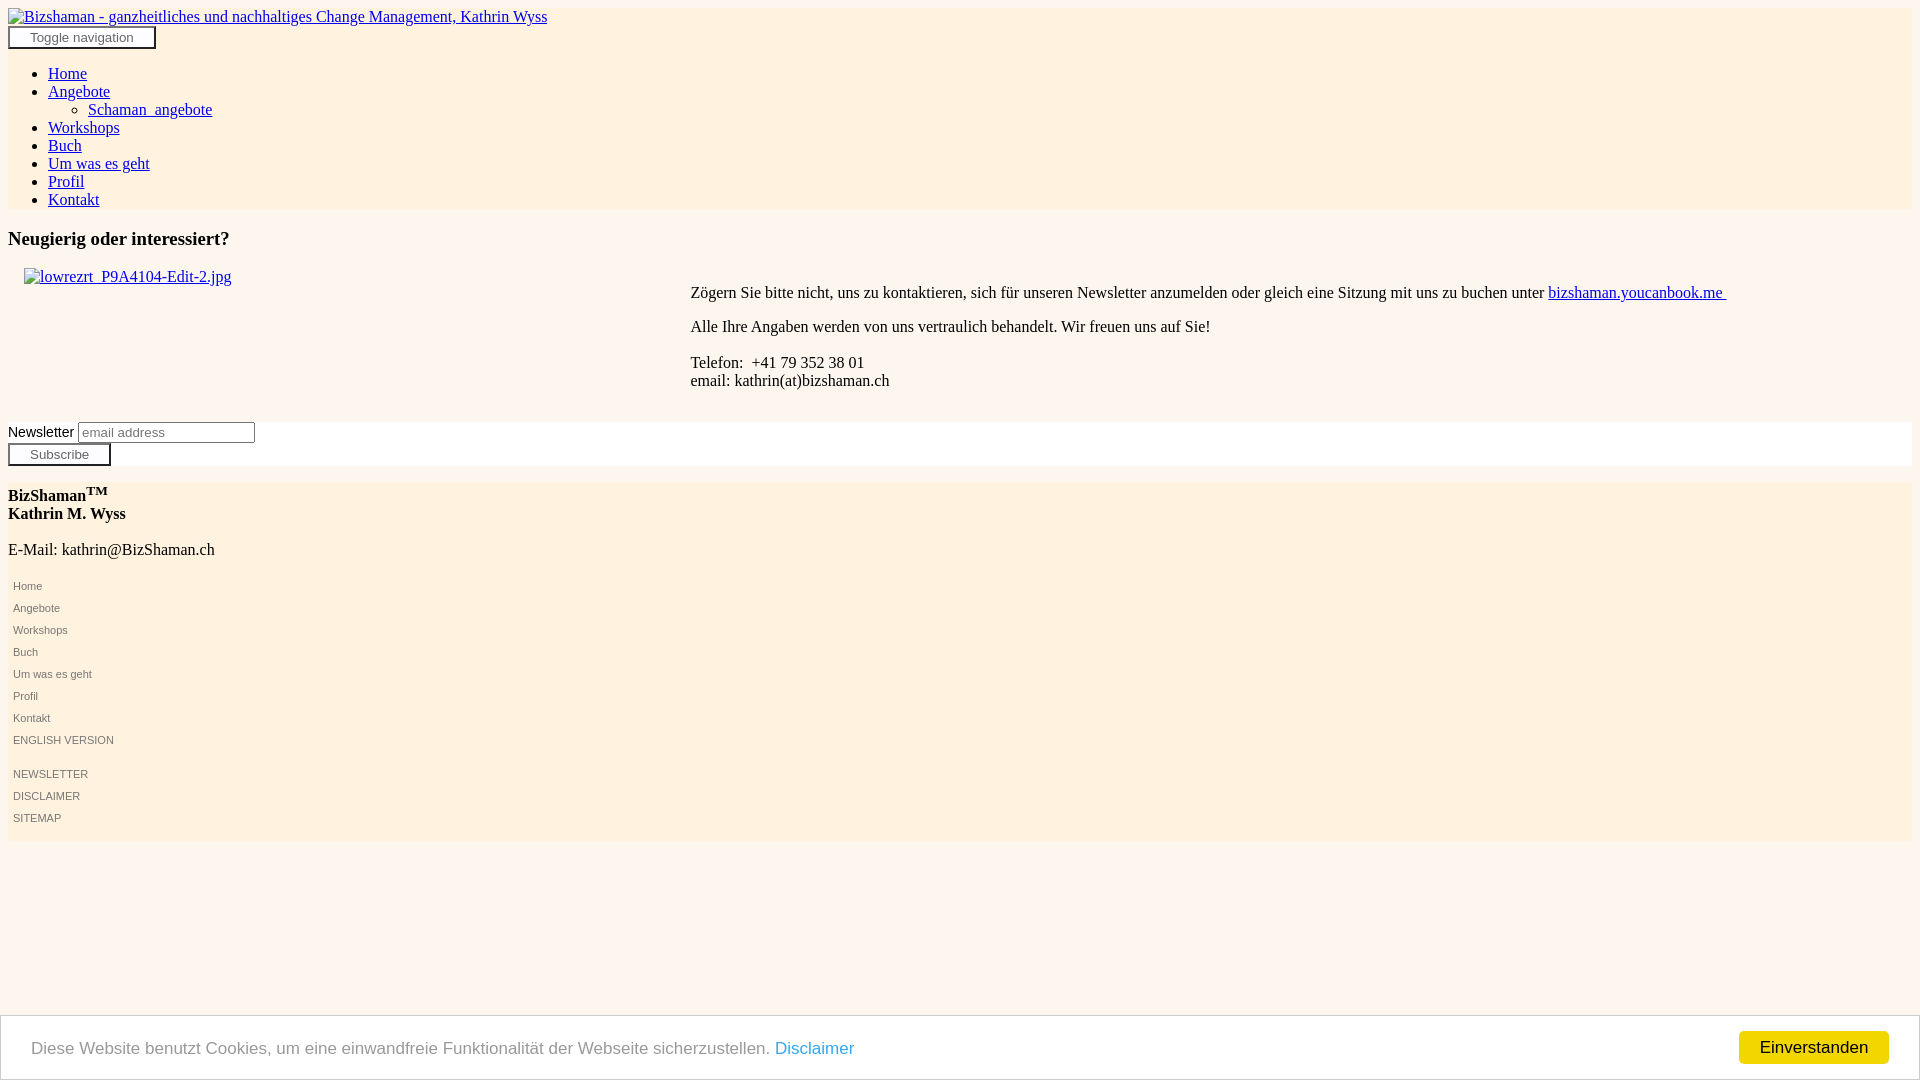 The height and width of the screenshot is (1080, 1920). What do you see at coordinates (1814, 1046) in the screenshot?
I see `'Einverstanden'` at bounding box center [1814, 1046].